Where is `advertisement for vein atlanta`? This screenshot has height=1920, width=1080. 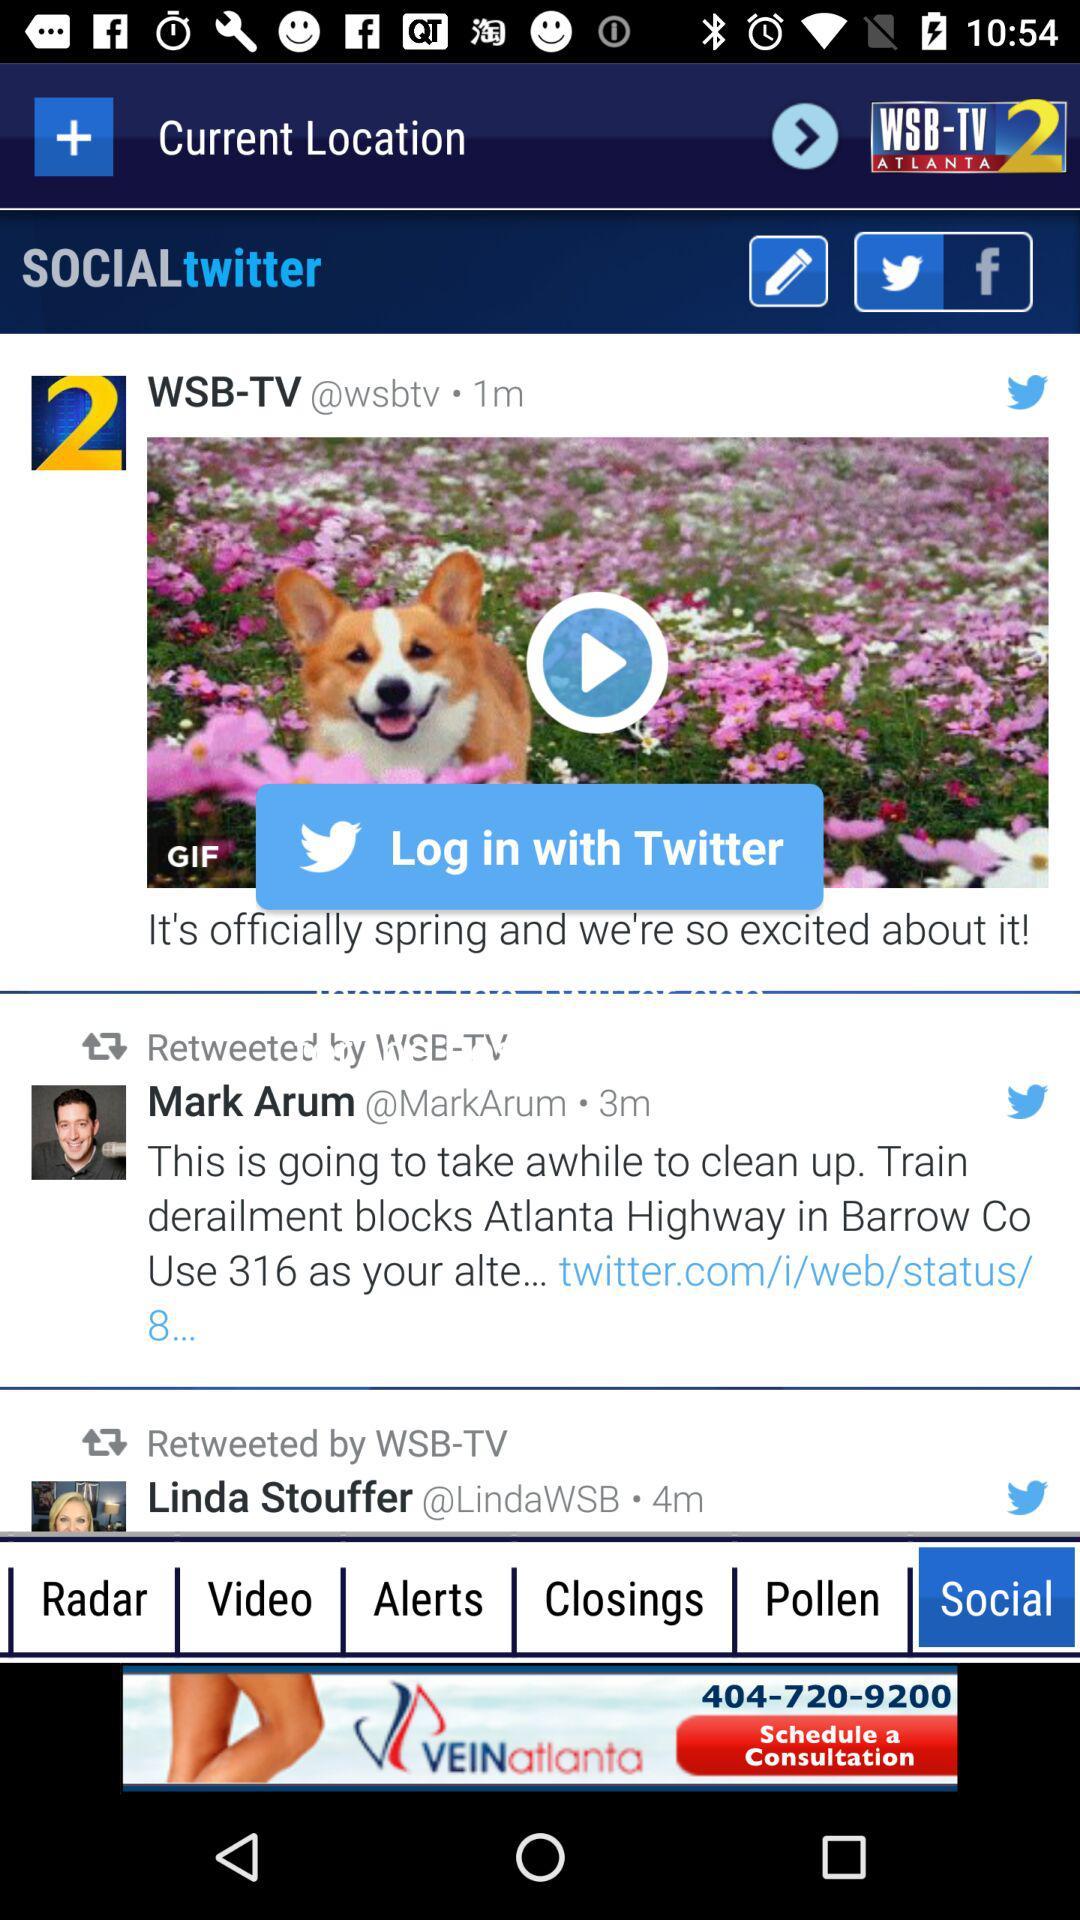 advertisement for vein atlanta is located at coordinates (540, 1727).